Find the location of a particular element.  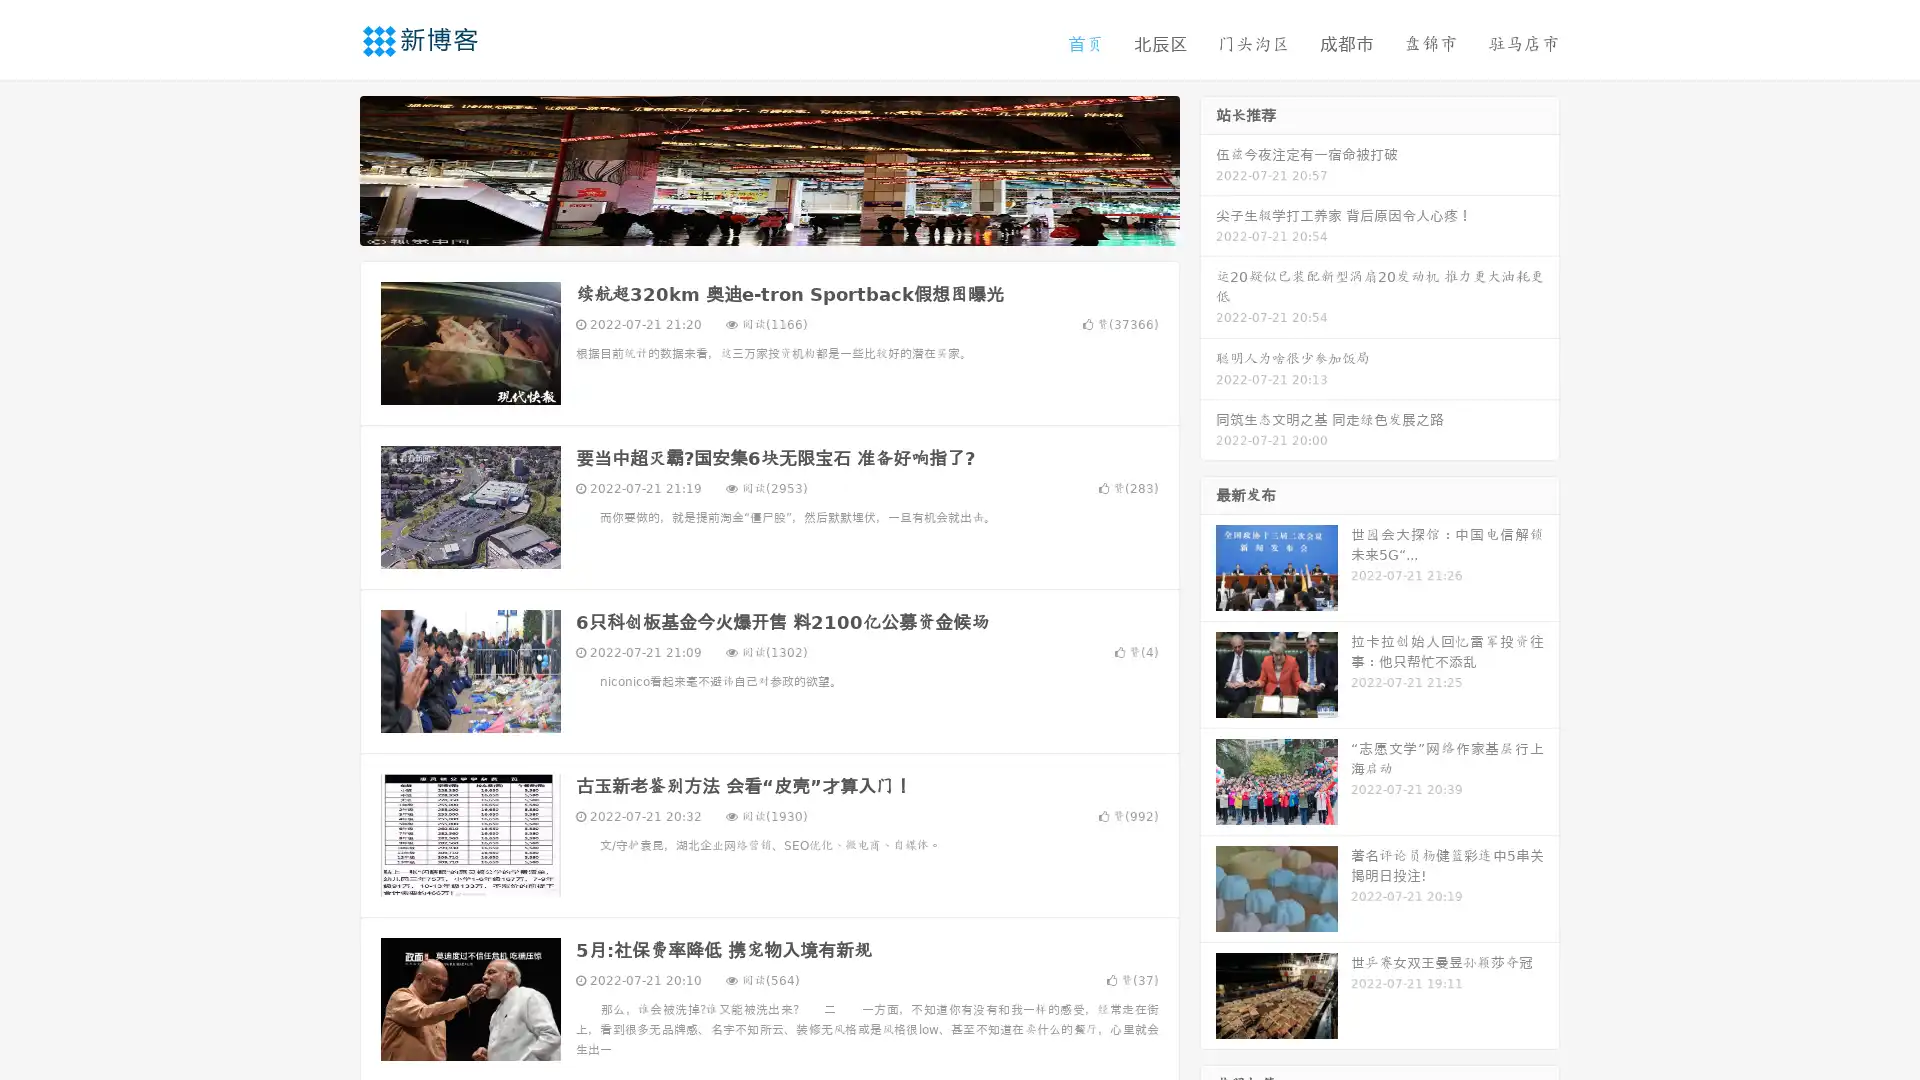

Go to slide 2 is located at coordinates (768, 225).